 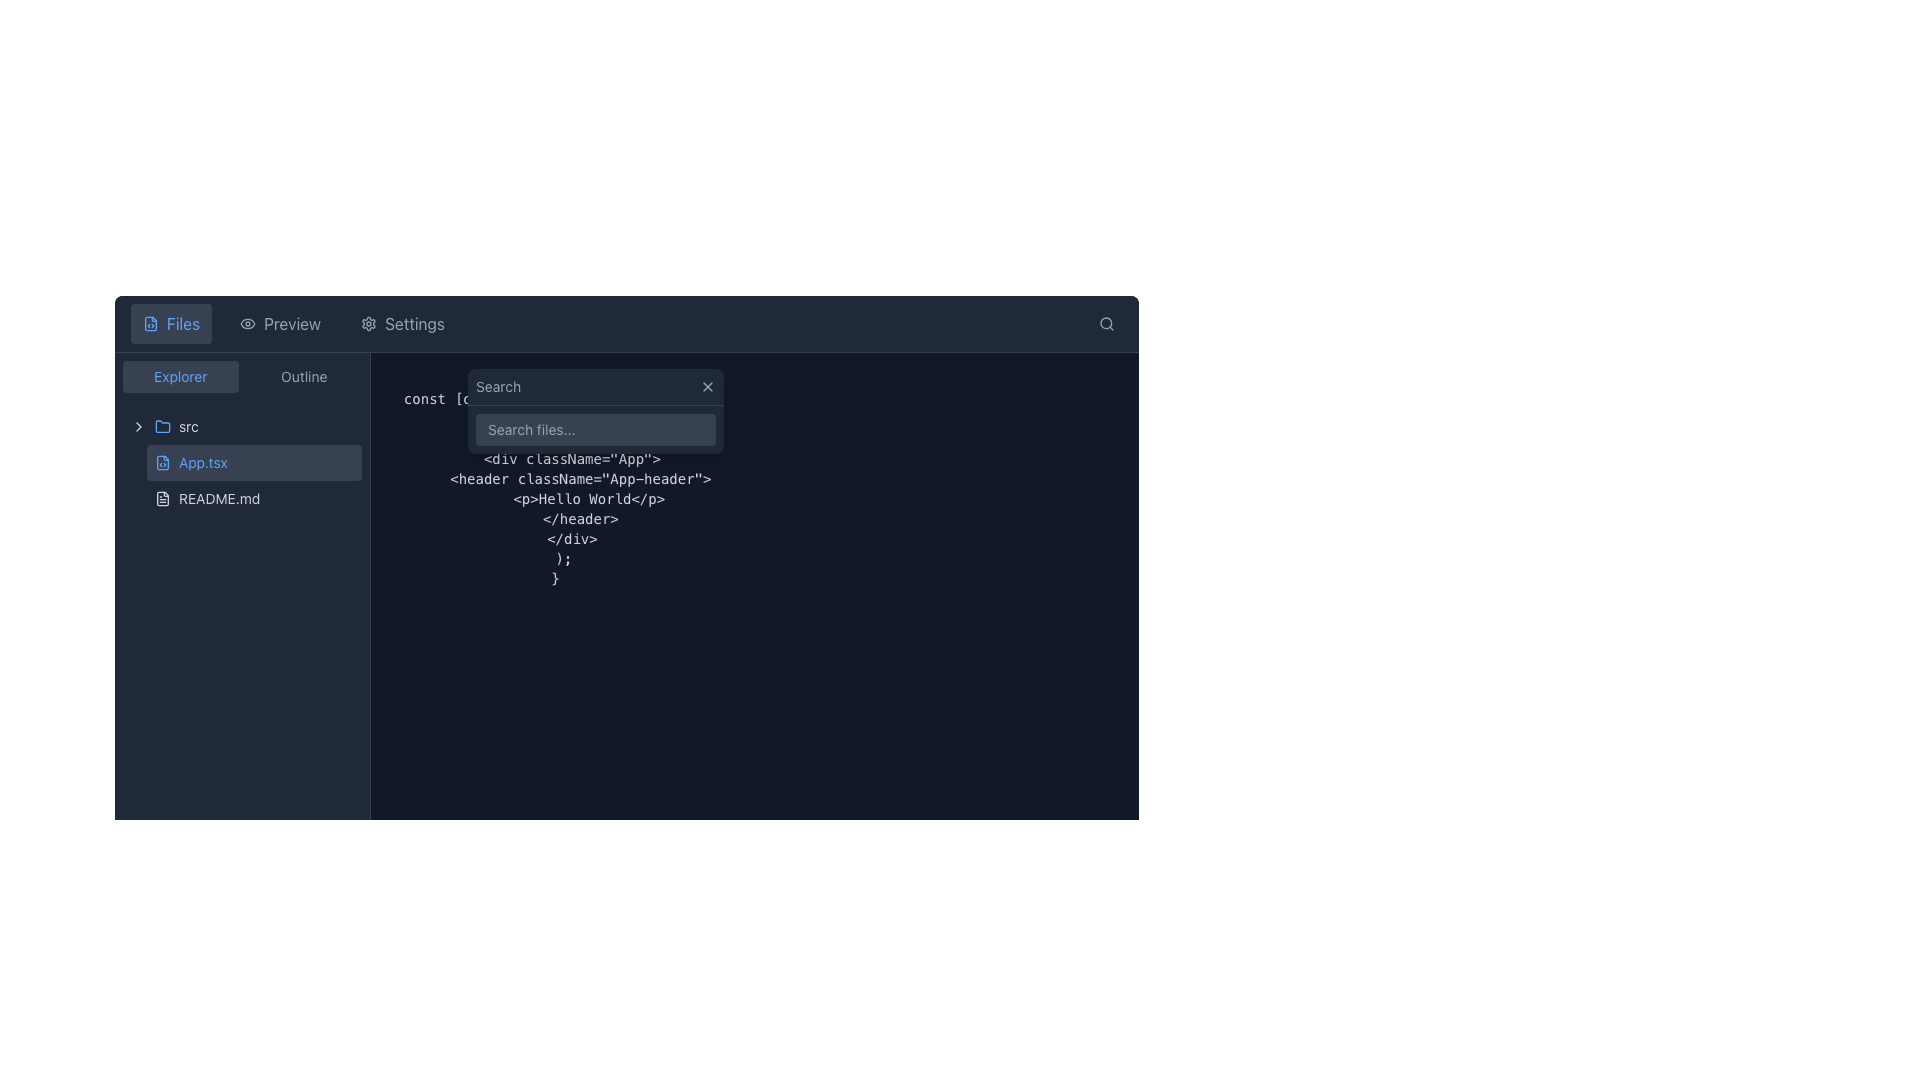 I want to click on the 'README.md' file list item in the file explorer, so click(x=253, y=497).